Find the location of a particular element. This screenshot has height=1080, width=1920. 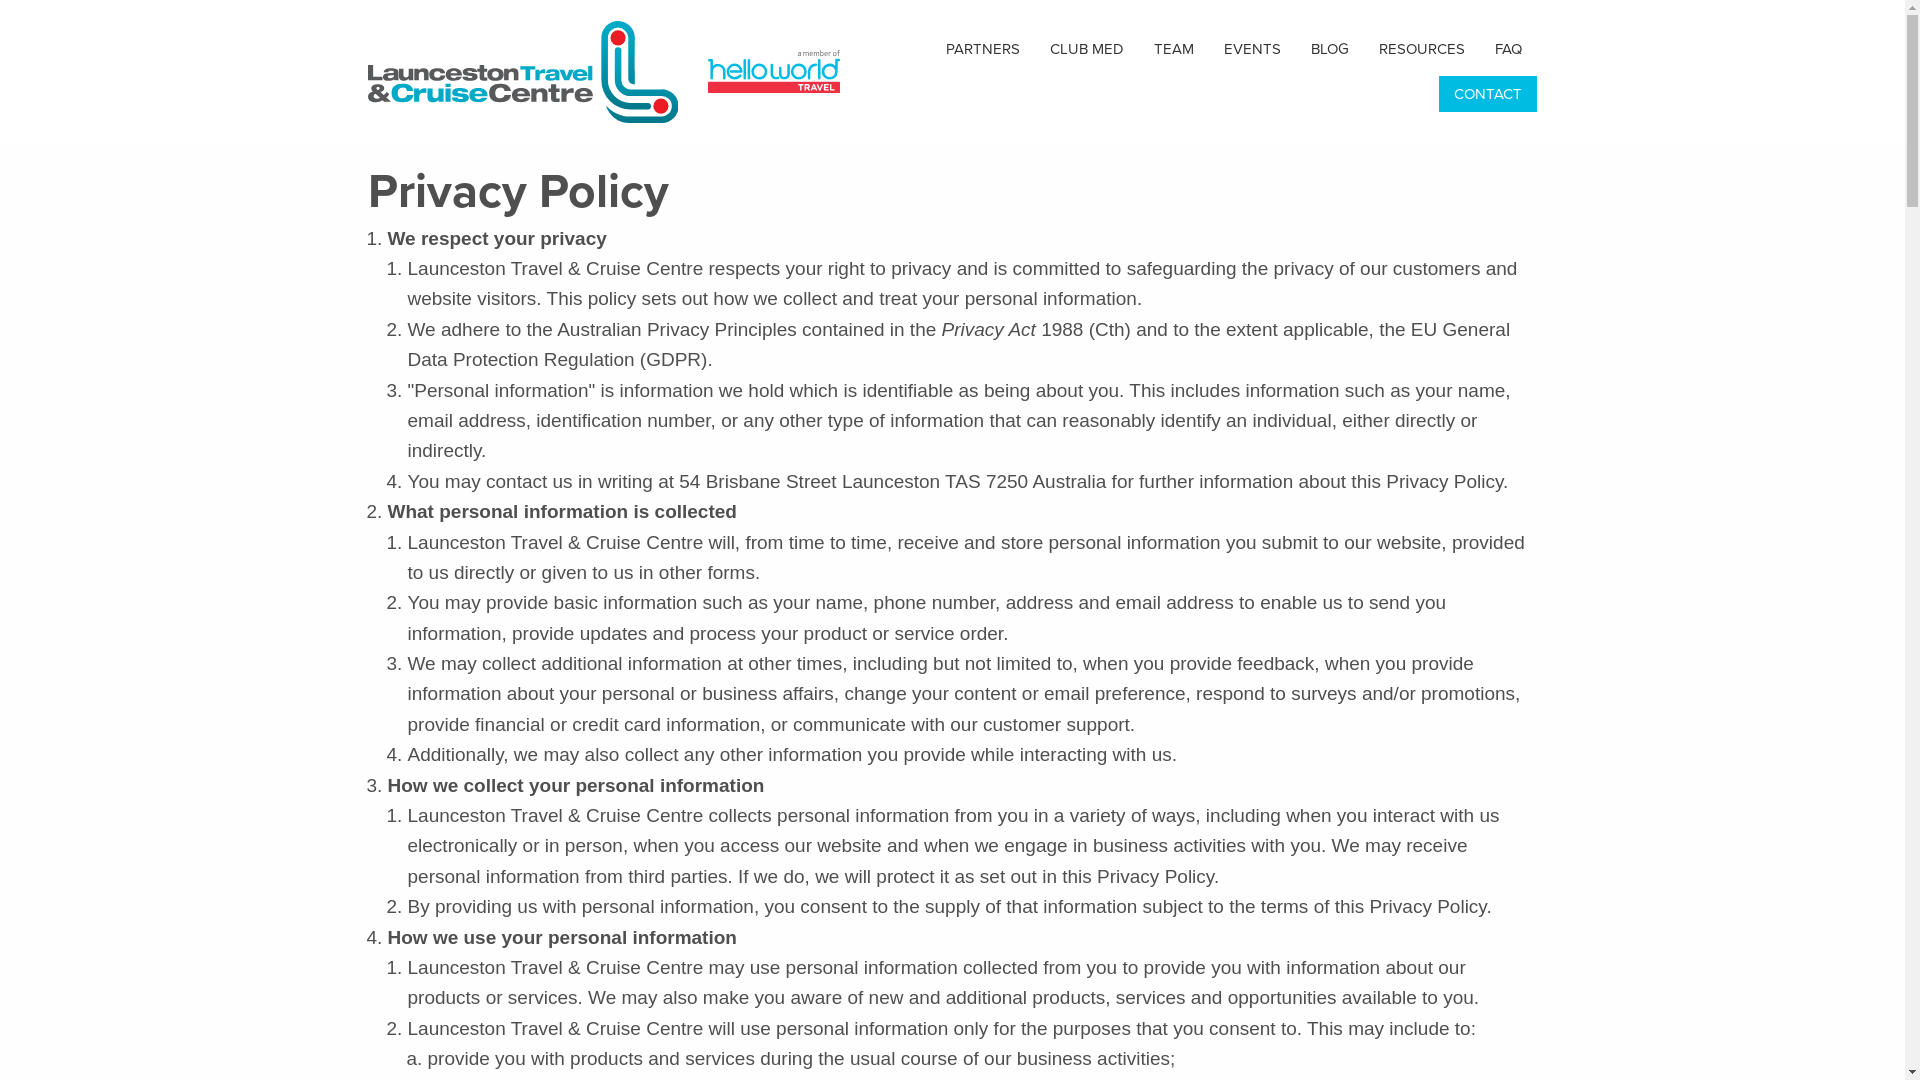

'RESOURCES' is located at coordinates (1362, 48).